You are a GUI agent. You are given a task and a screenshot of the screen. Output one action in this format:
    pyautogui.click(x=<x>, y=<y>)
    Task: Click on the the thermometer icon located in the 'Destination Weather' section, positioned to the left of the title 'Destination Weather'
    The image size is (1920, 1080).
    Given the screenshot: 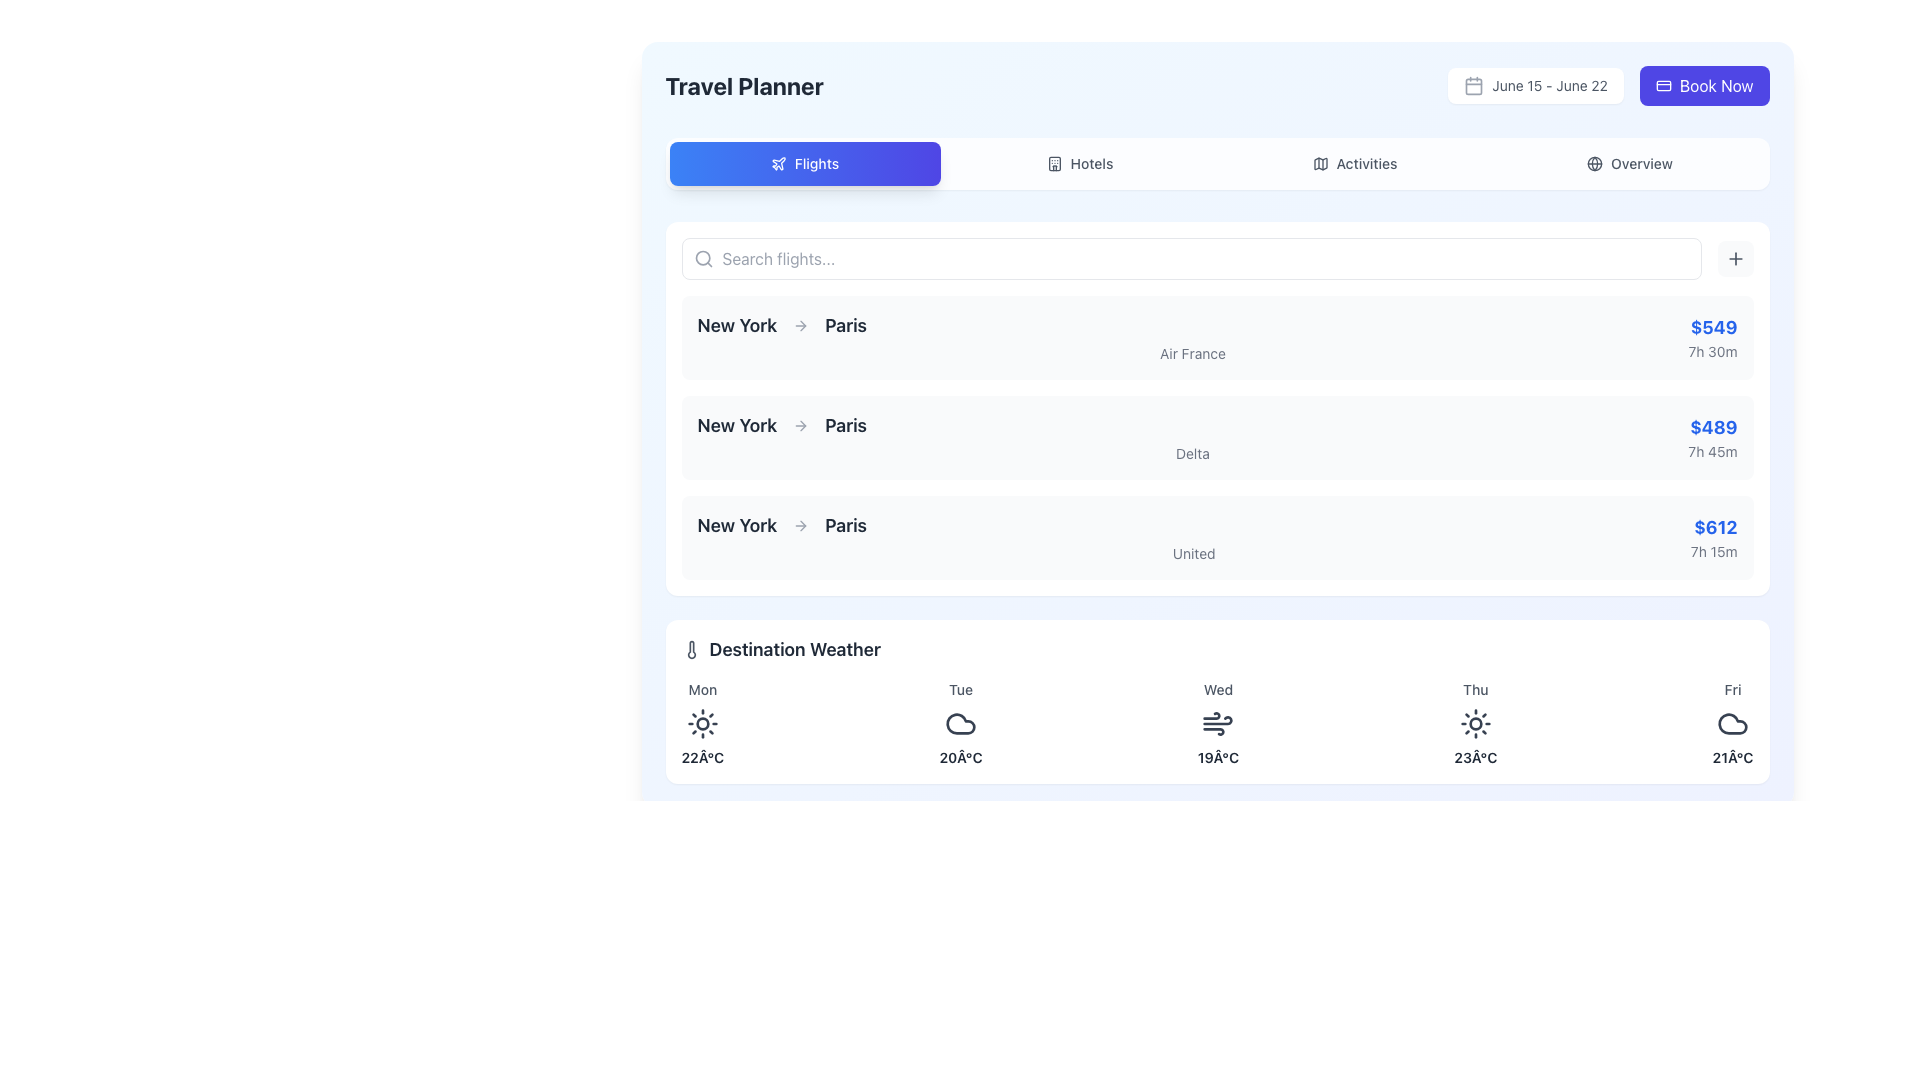 What is the action you would take?
    pyautogui.click(x=691, y=650)
    